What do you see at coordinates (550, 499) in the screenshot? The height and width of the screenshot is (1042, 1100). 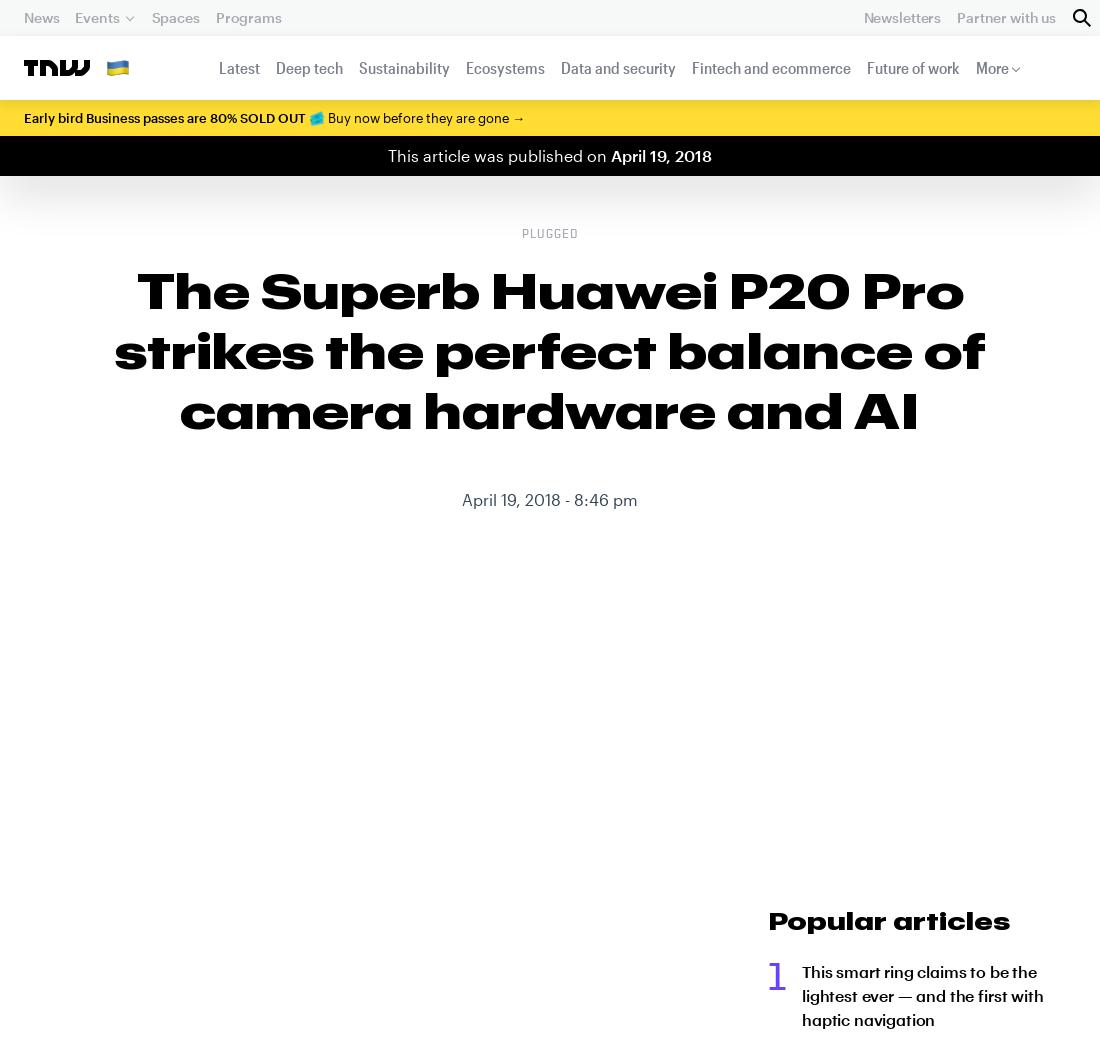 I see `'April 19, 2018 - 8:46 pm'` at bounding box center [550, 499].